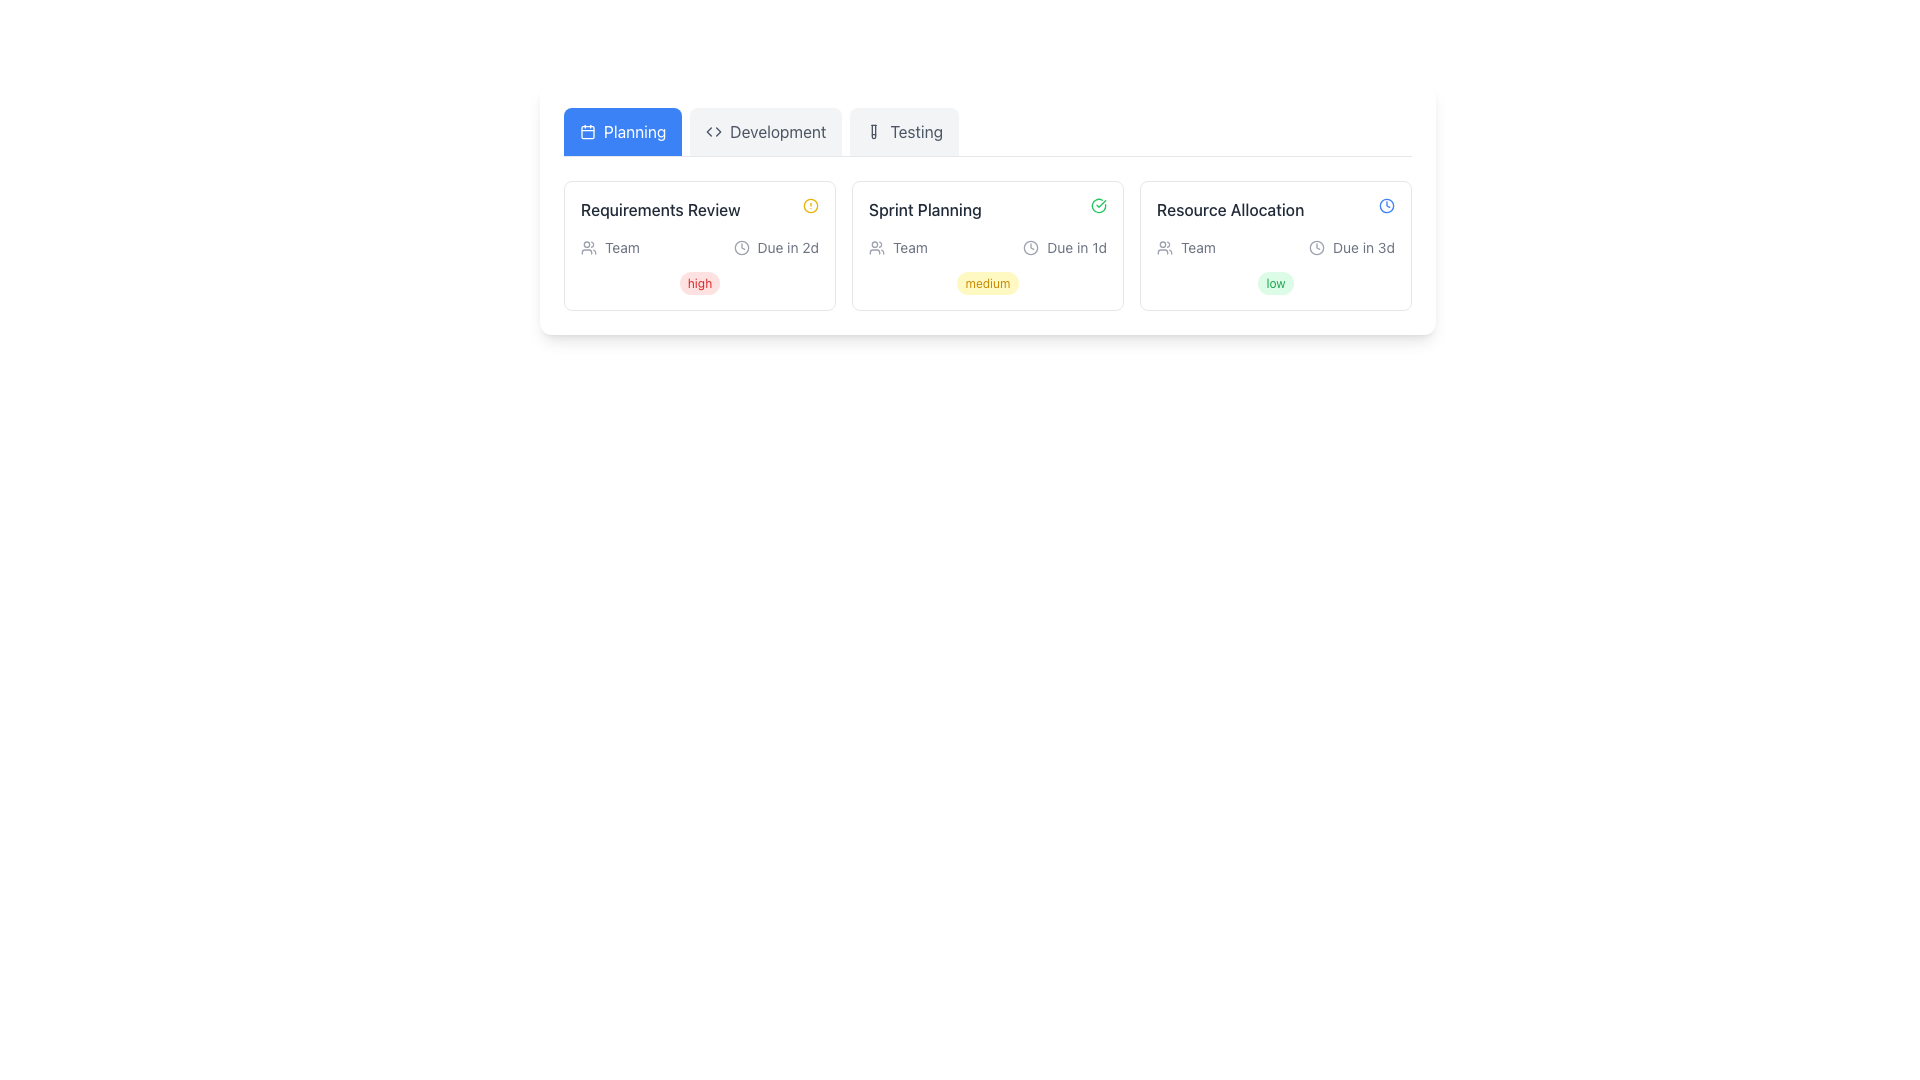 The height and width of the screenshot is (1080, 1920). I want to click on the group of people icon located in the leftmost card under the 'Planning' tab, near the text 'Team', so click(588, 246).